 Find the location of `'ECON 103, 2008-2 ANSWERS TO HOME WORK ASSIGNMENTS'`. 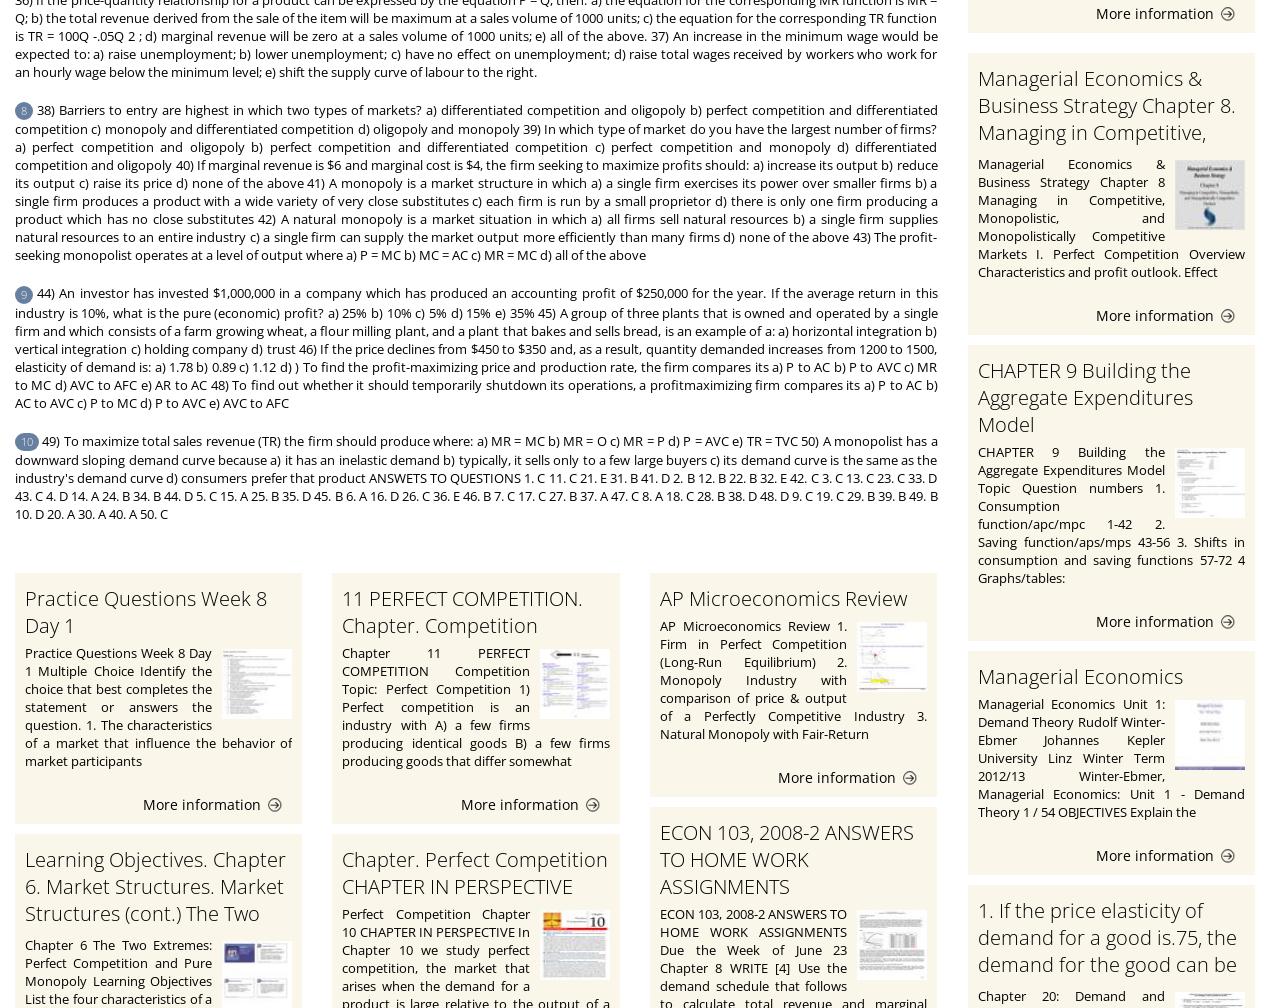

'ECON 103, 2008-2 ANSWERS TO HOME WORK ASSIGNMENTS' is located at coordinates (658, 859).